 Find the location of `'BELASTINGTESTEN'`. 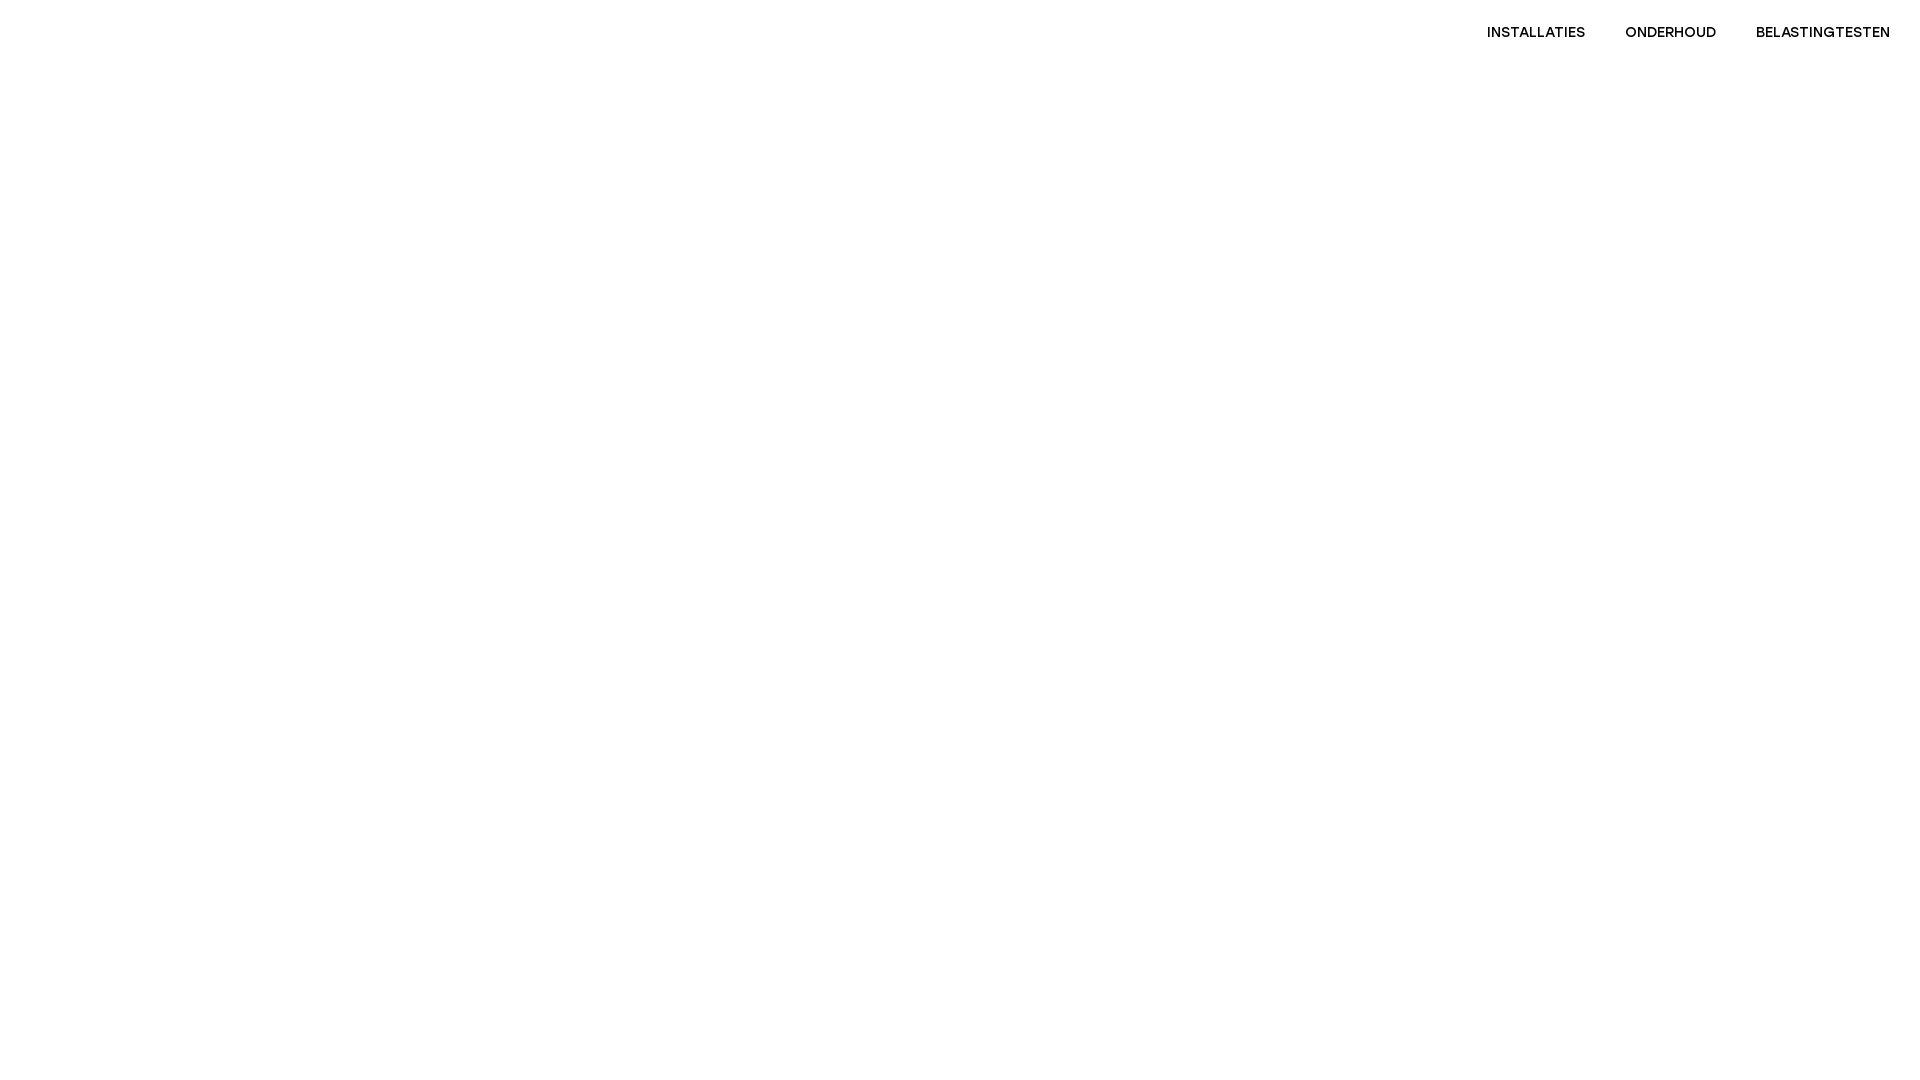

'BELASTINGTESTEN' is located at coordinates (1823, 33).